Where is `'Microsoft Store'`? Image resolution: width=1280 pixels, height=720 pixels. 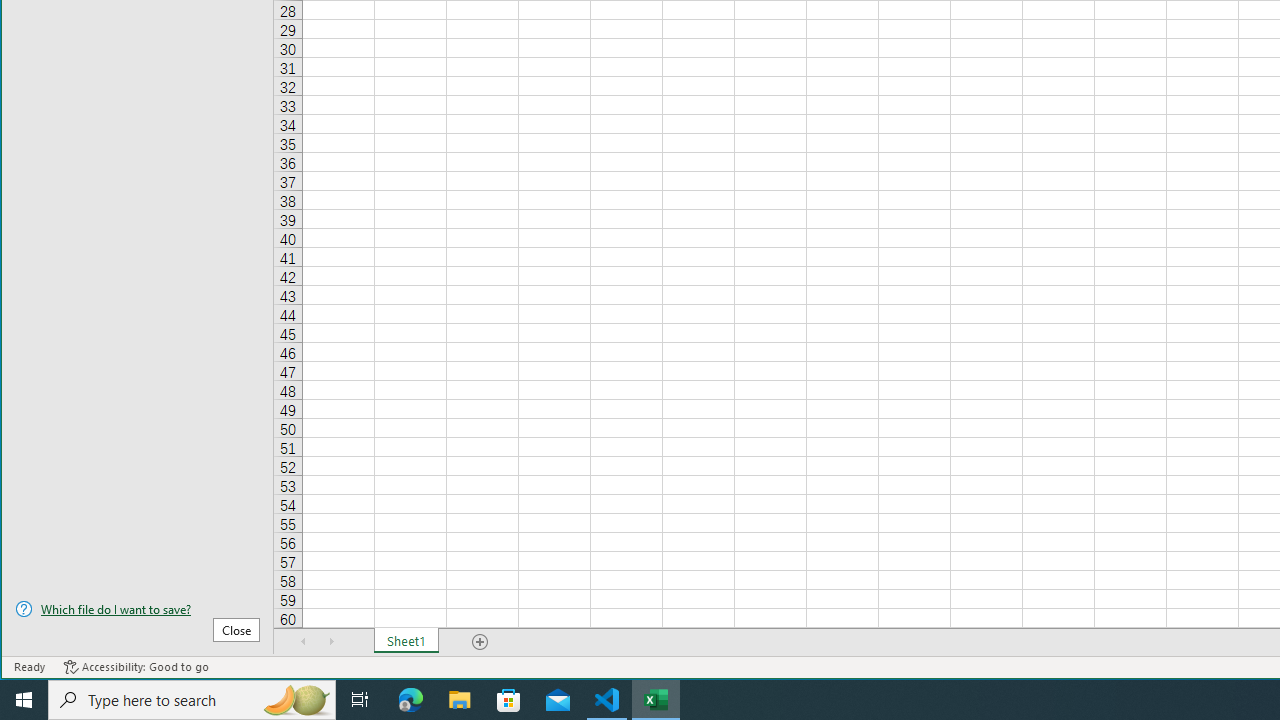 'Microsoft Store' is located at coordinates (509, 698).